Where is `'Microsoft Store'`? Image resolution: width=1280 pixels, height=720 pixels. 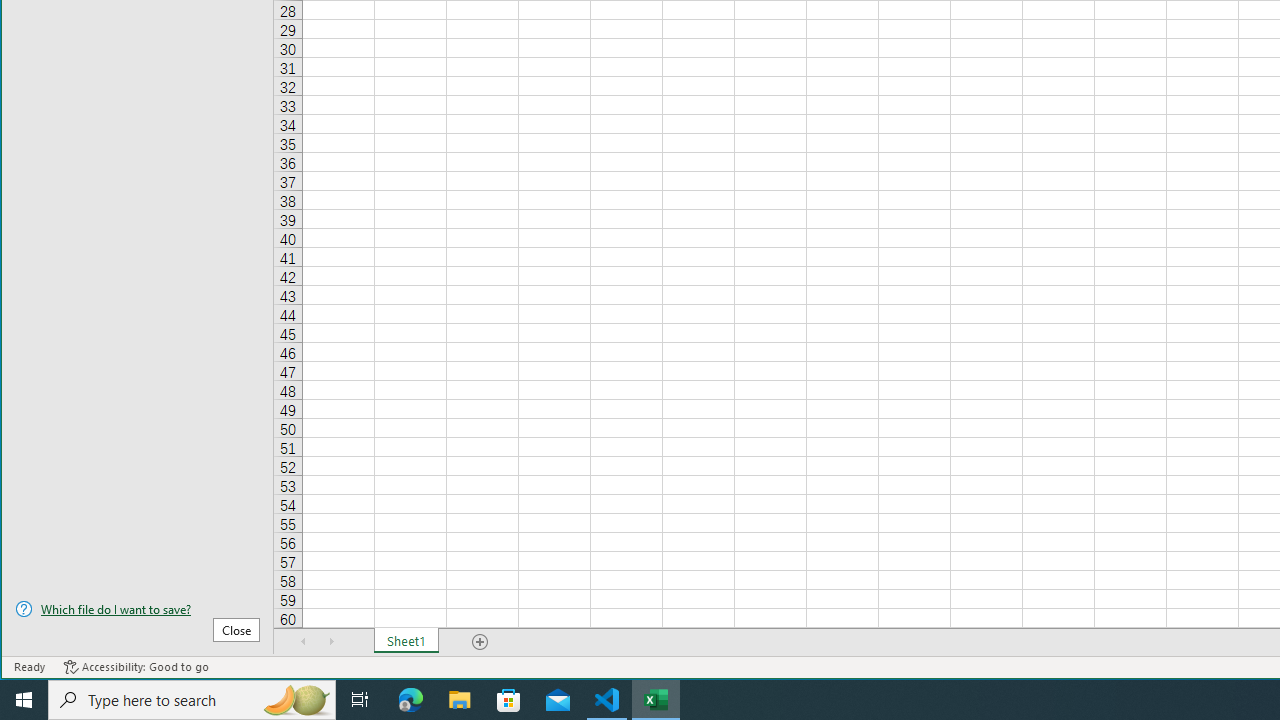 'Microsoft Store' is located at coordinates (509, 698).